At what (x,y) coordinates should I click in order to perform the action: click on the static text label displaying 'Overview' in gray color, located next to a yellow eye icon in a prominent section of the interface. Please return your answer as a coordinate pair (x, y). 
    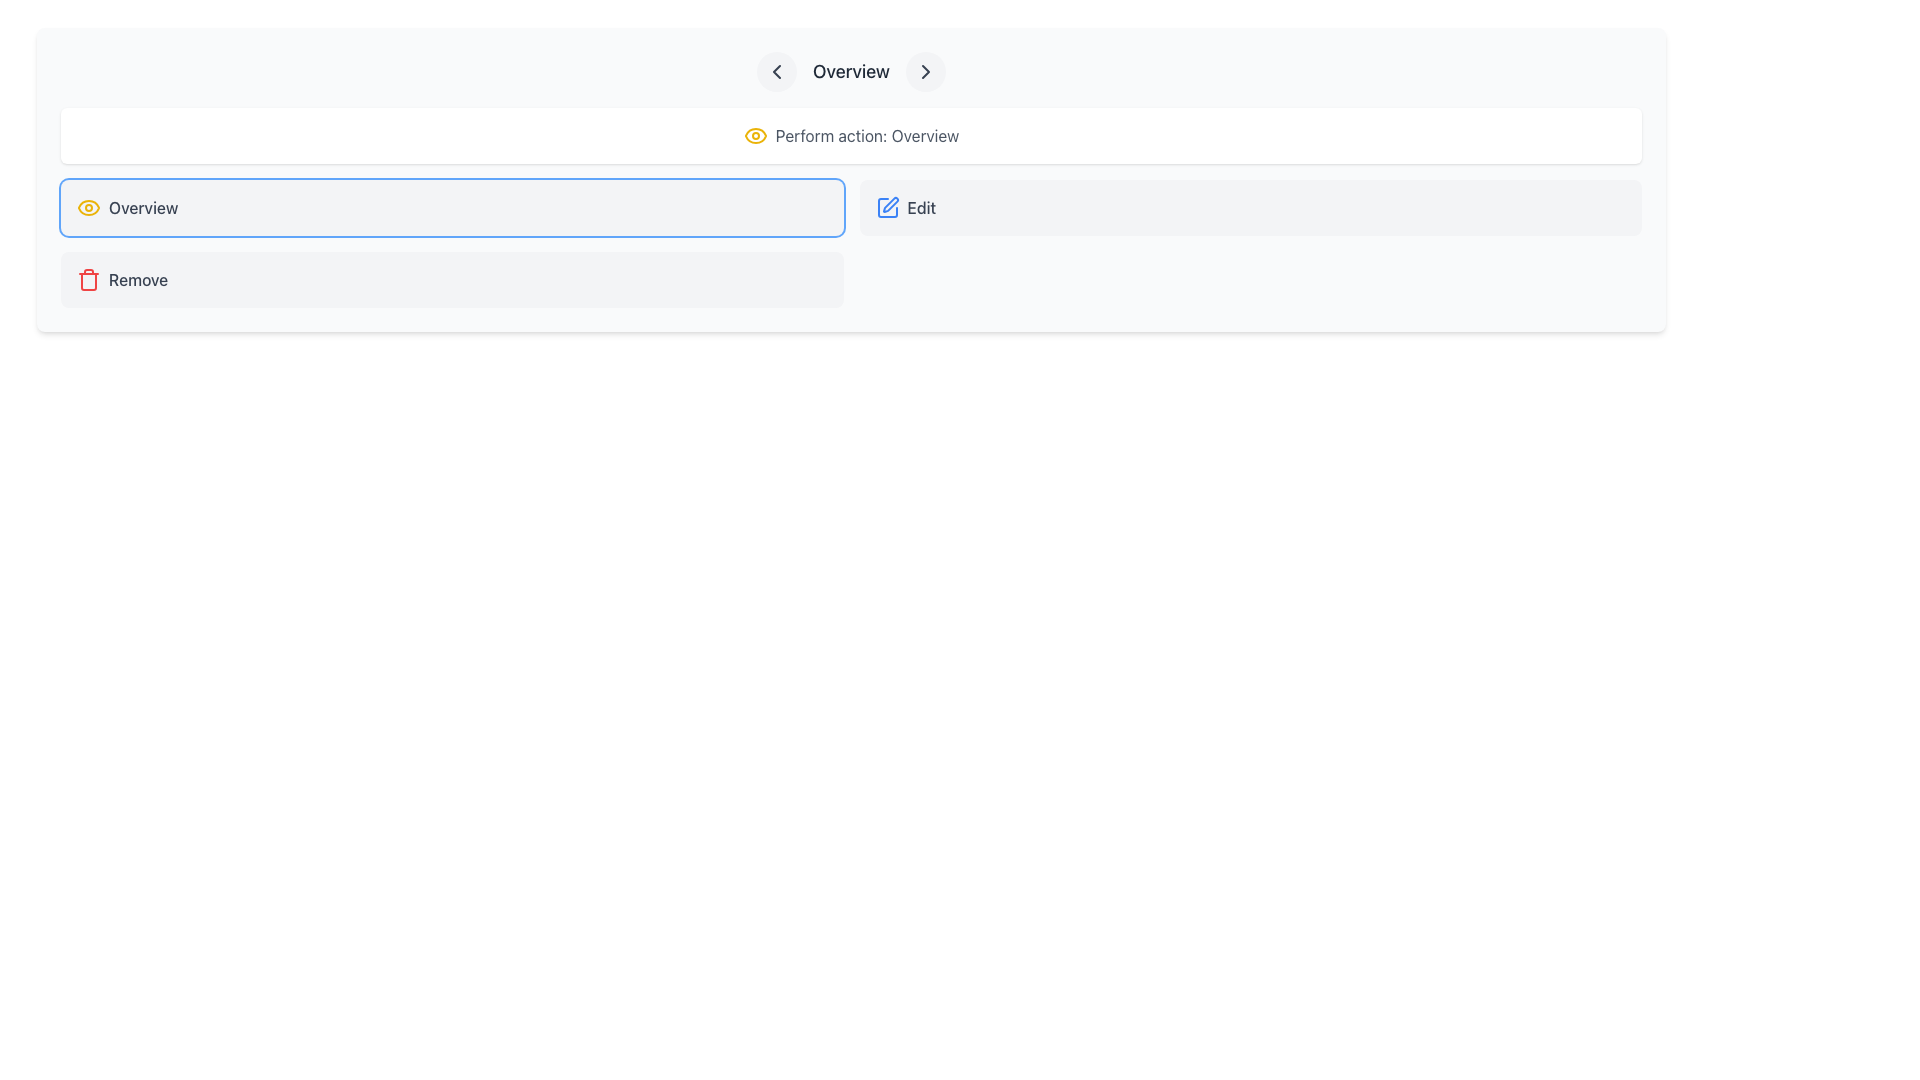
    Looking at the image, I should click on (142, 208).